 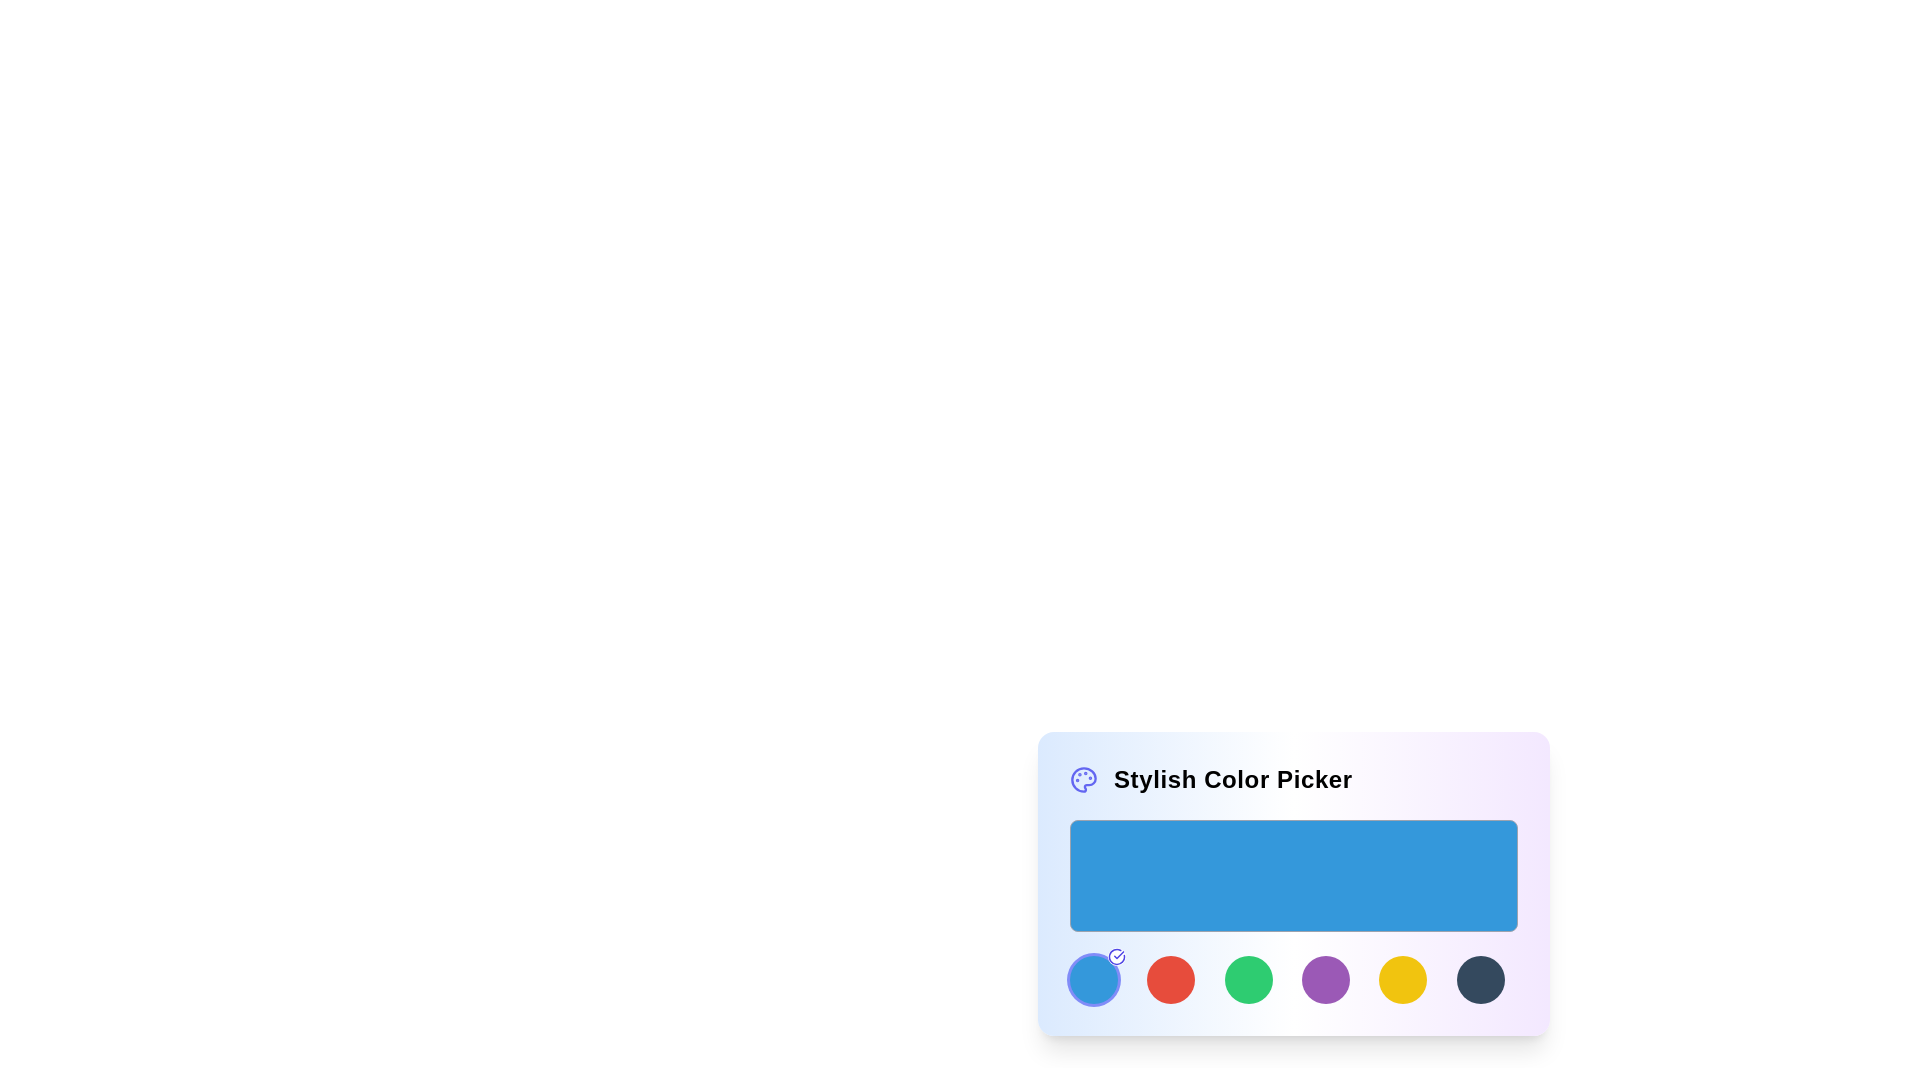 I want to click on the color display area located below the title 'Stylish Color Picker', which visually represents the currently selected color, so click(x=1294, y=874).